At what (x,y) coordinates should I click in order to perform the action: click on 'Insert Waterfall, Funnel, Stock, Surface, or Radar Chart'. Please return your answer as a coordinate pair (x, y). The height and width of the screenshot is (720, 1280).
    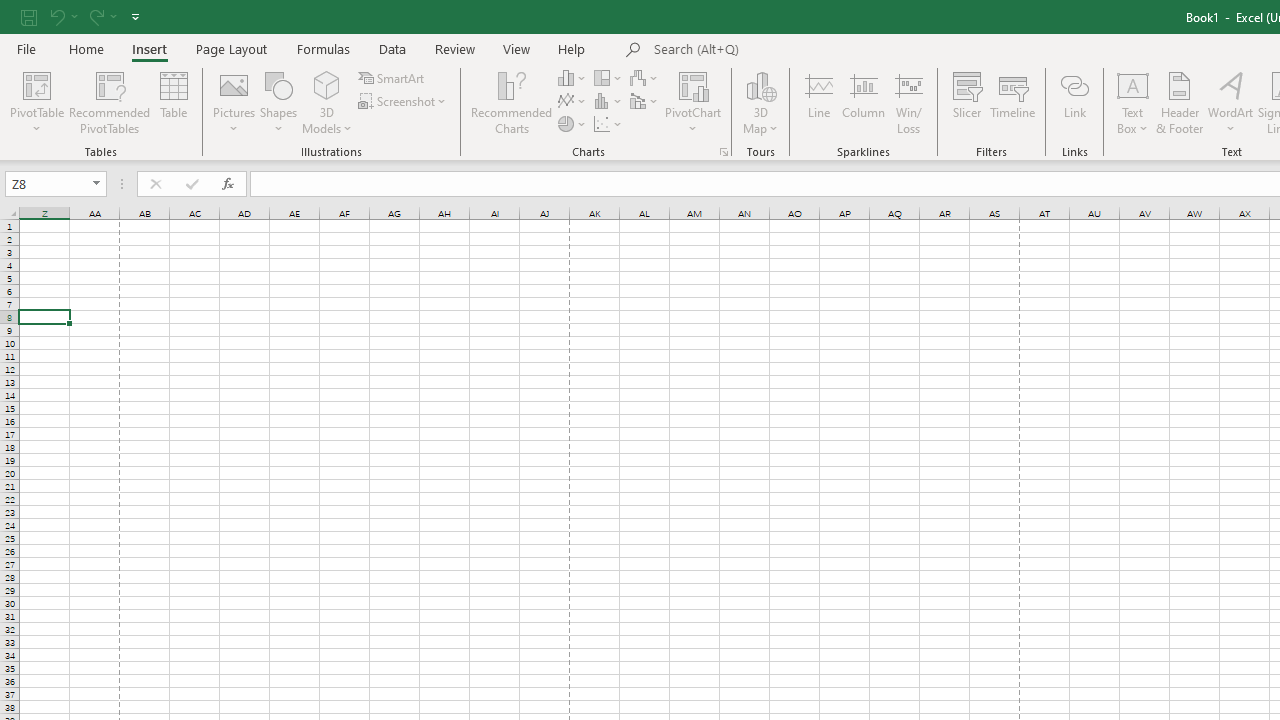
    Looking at the image, I should click on (645, 77).